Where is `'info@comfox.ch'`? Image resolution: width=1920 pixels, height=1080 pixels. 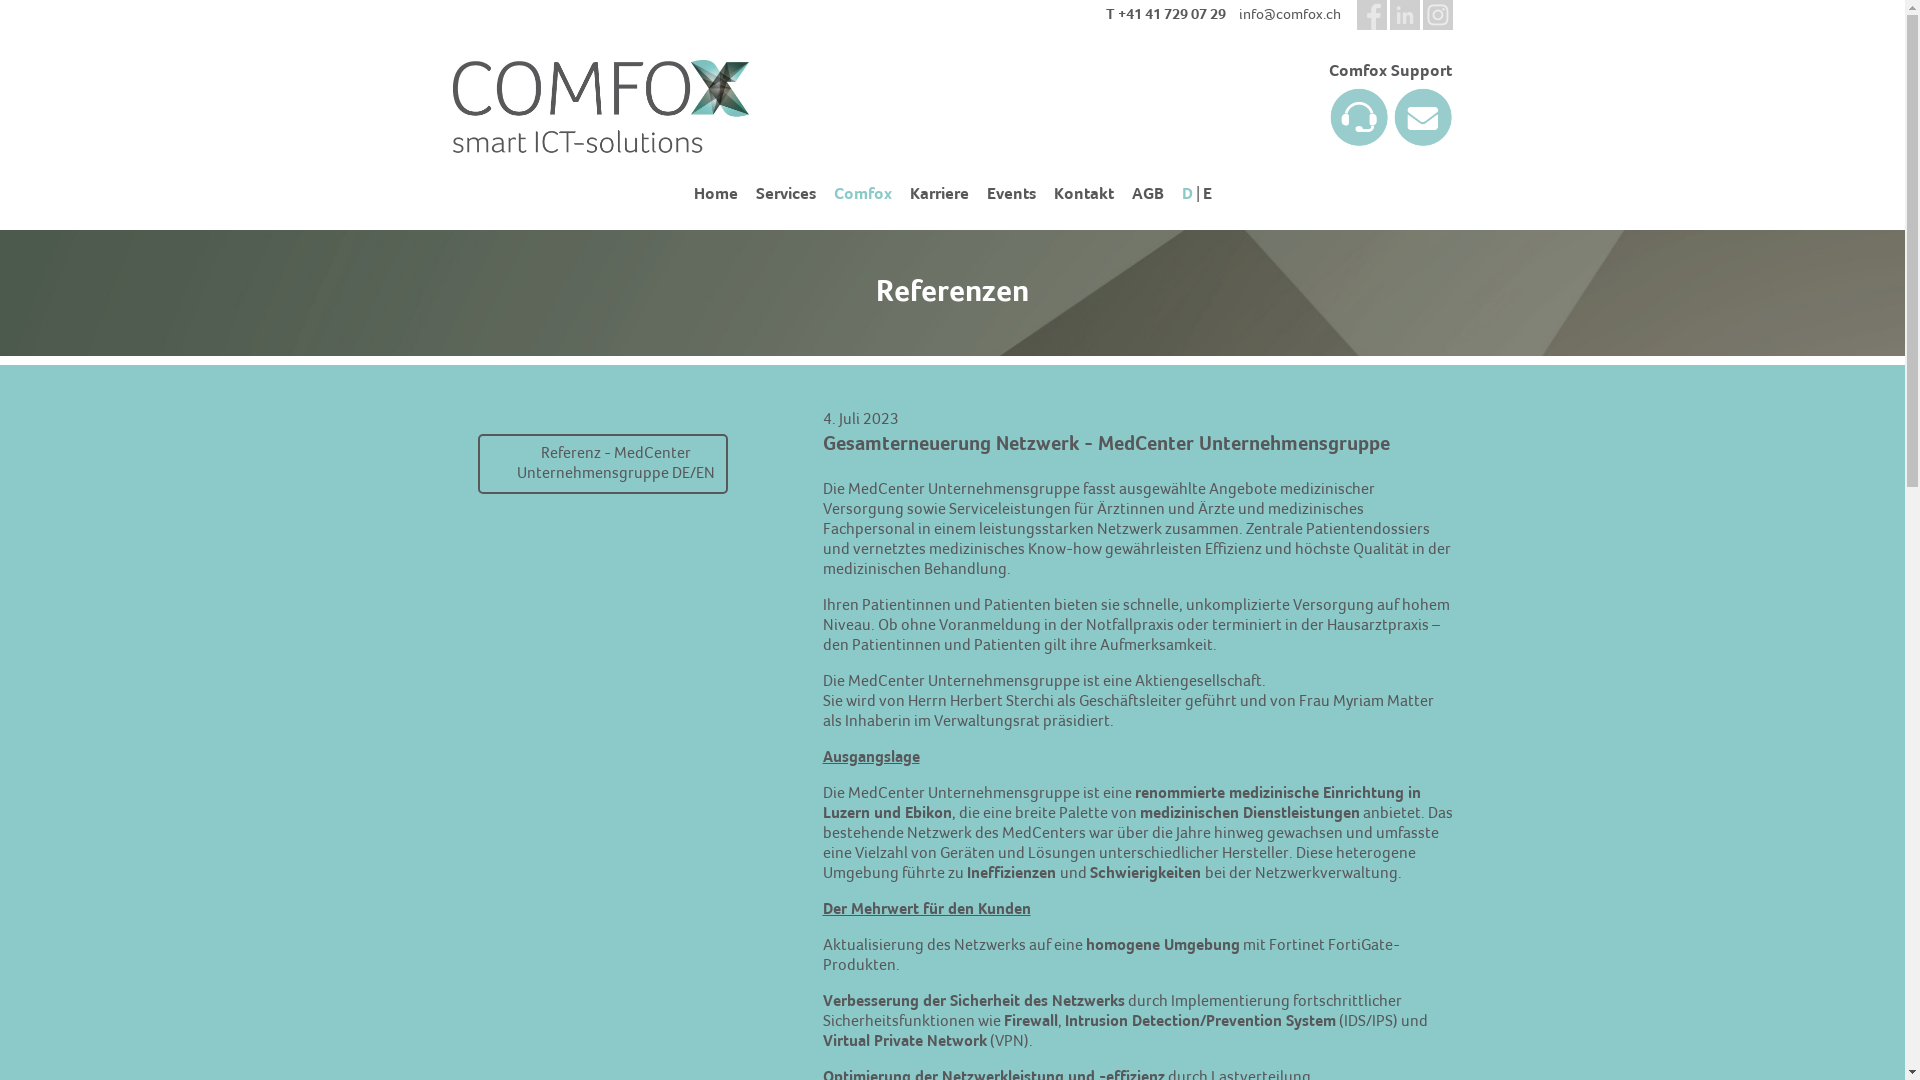 'info@comfox.ch' is located at coordinates (1289, 15).